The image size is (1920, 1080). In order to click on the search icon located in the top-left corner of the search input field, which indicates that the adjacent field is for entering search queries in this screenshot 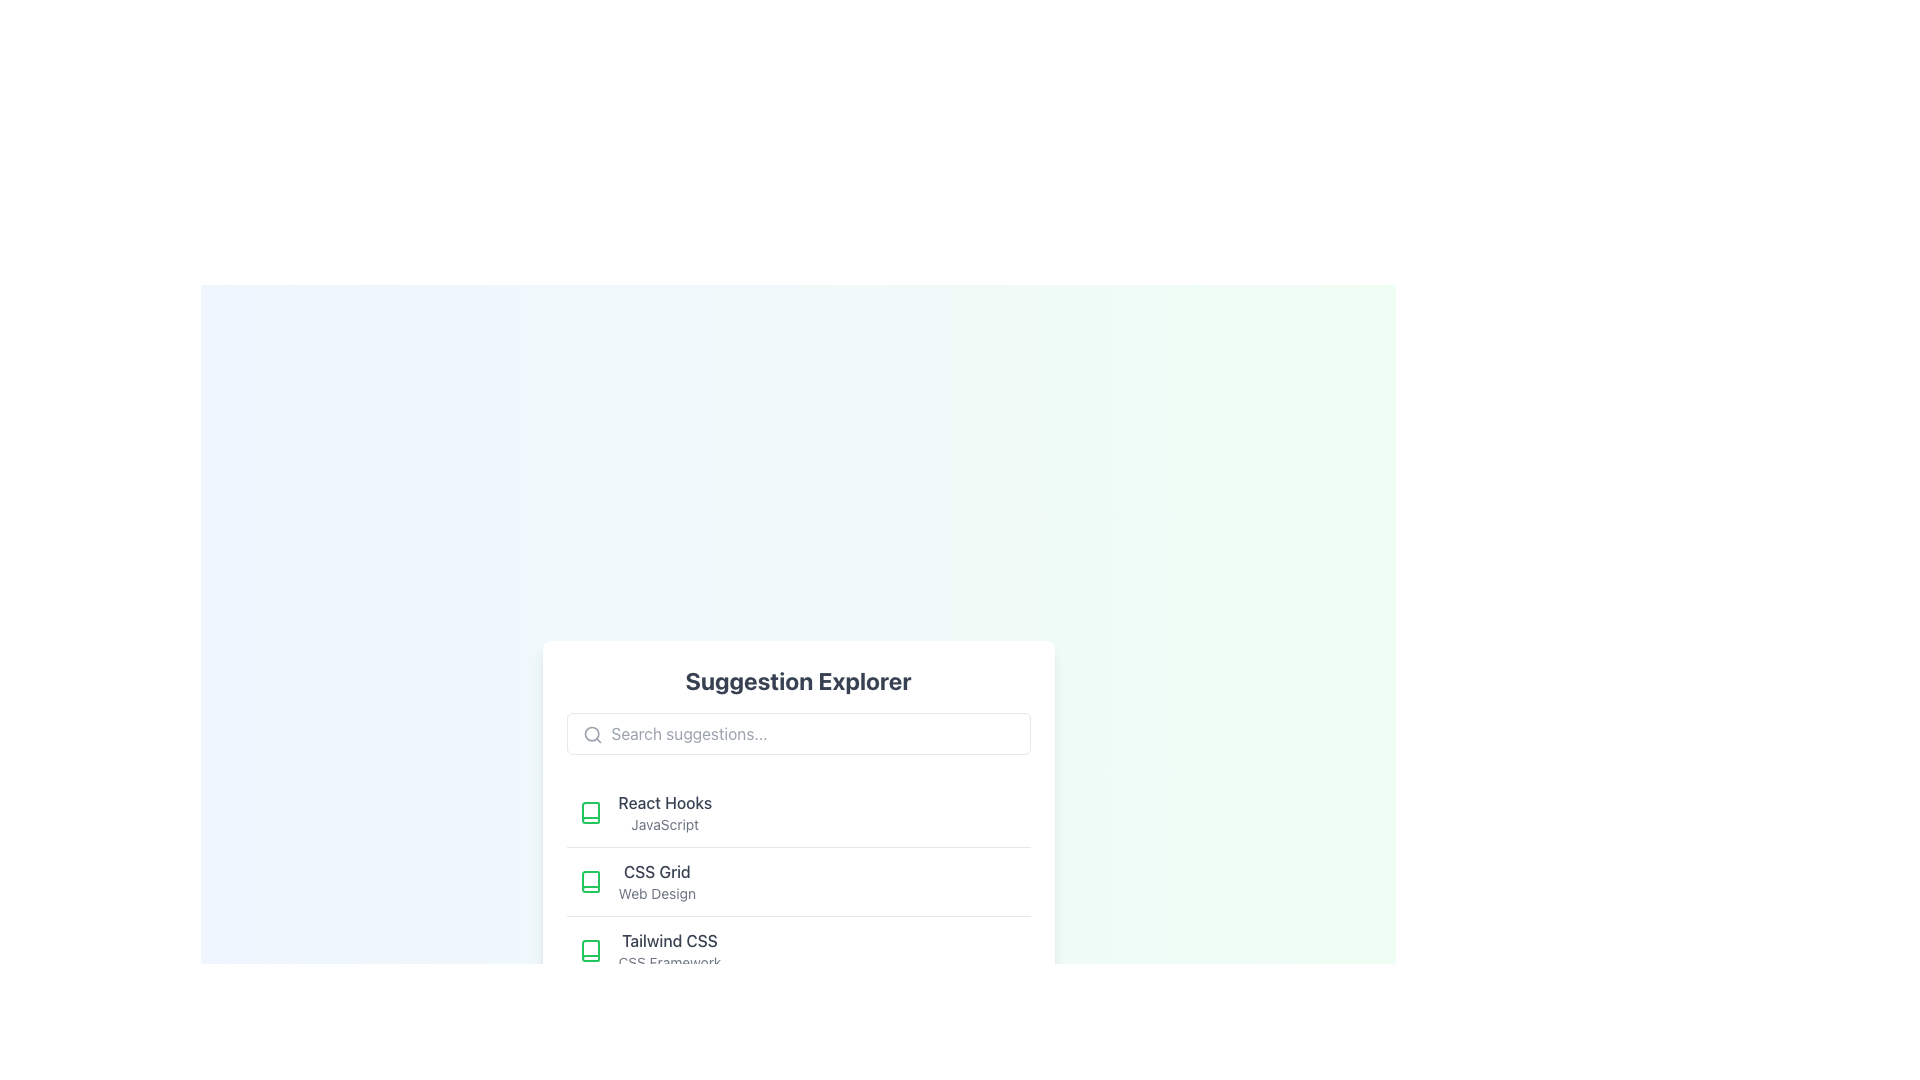, I will do `click(591, 735)`.